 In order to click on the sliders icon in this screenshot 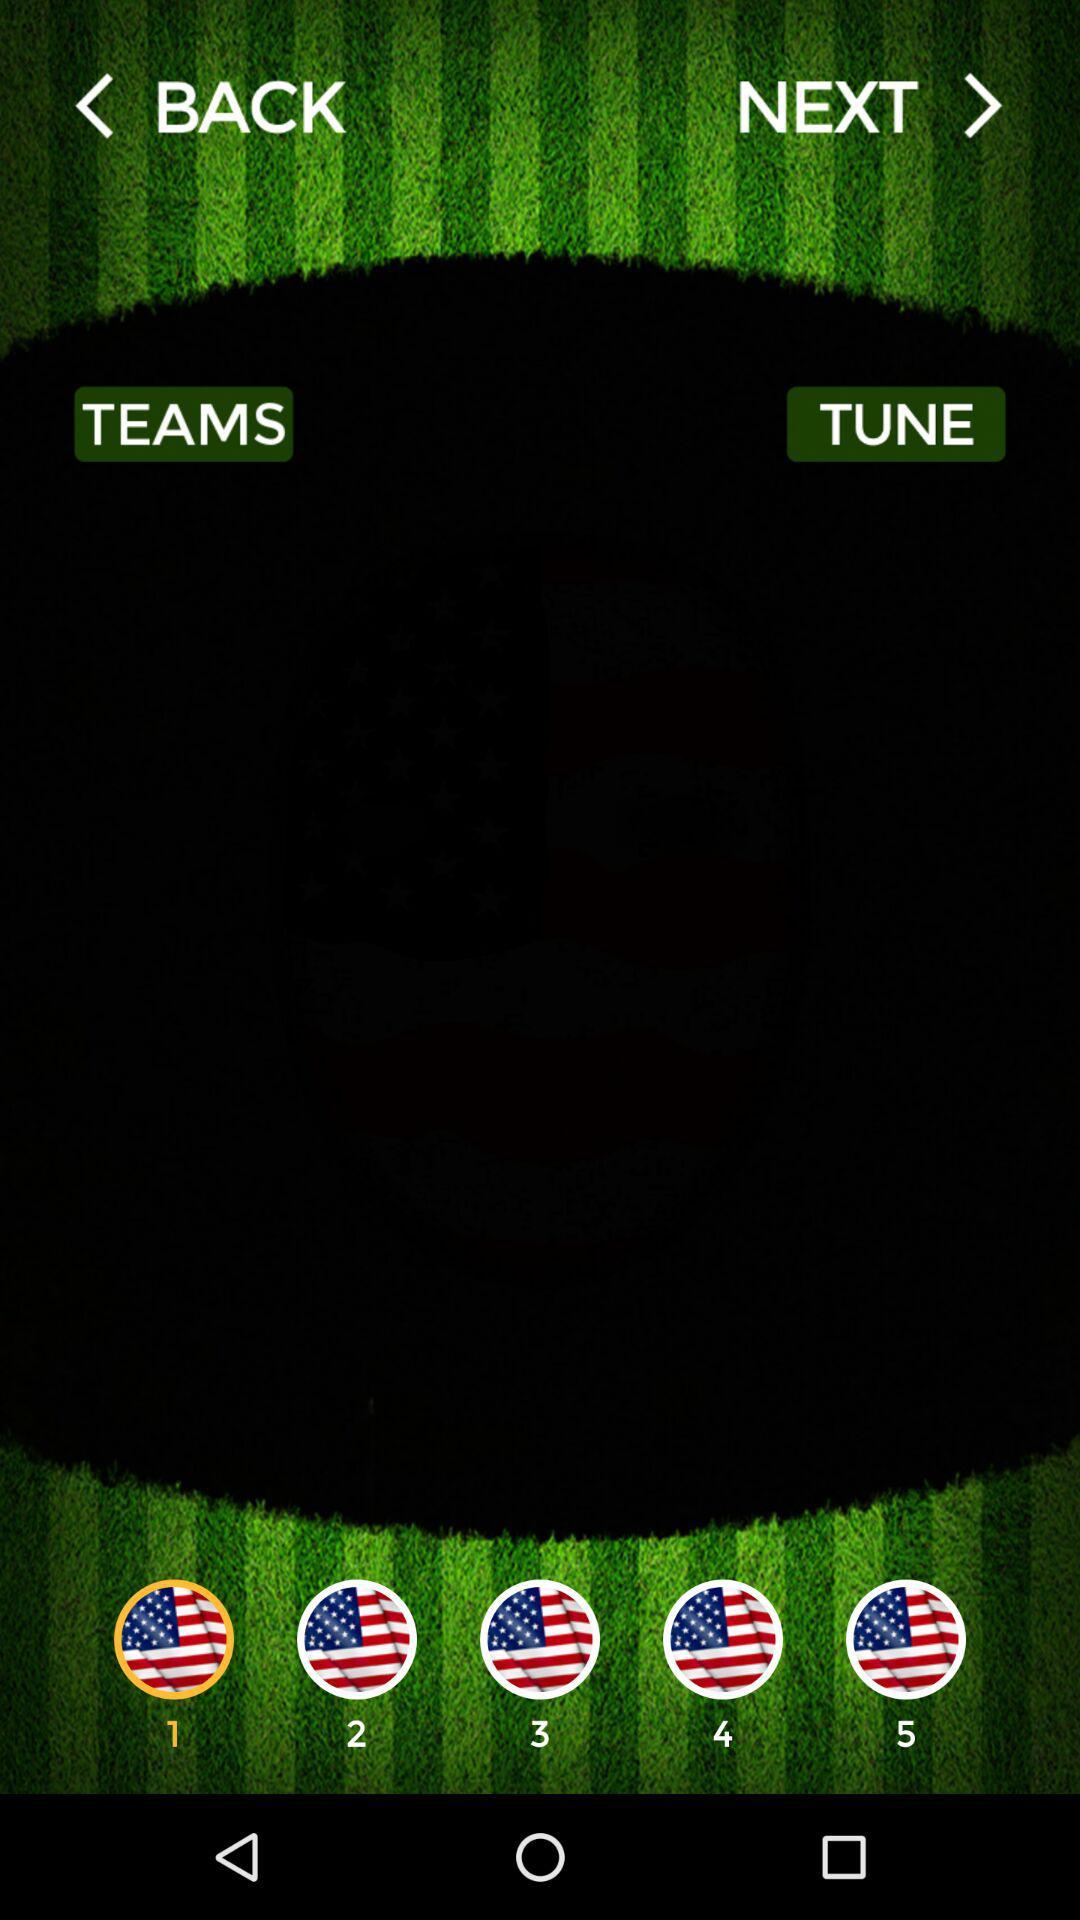, I will do `click(209, 104)`.